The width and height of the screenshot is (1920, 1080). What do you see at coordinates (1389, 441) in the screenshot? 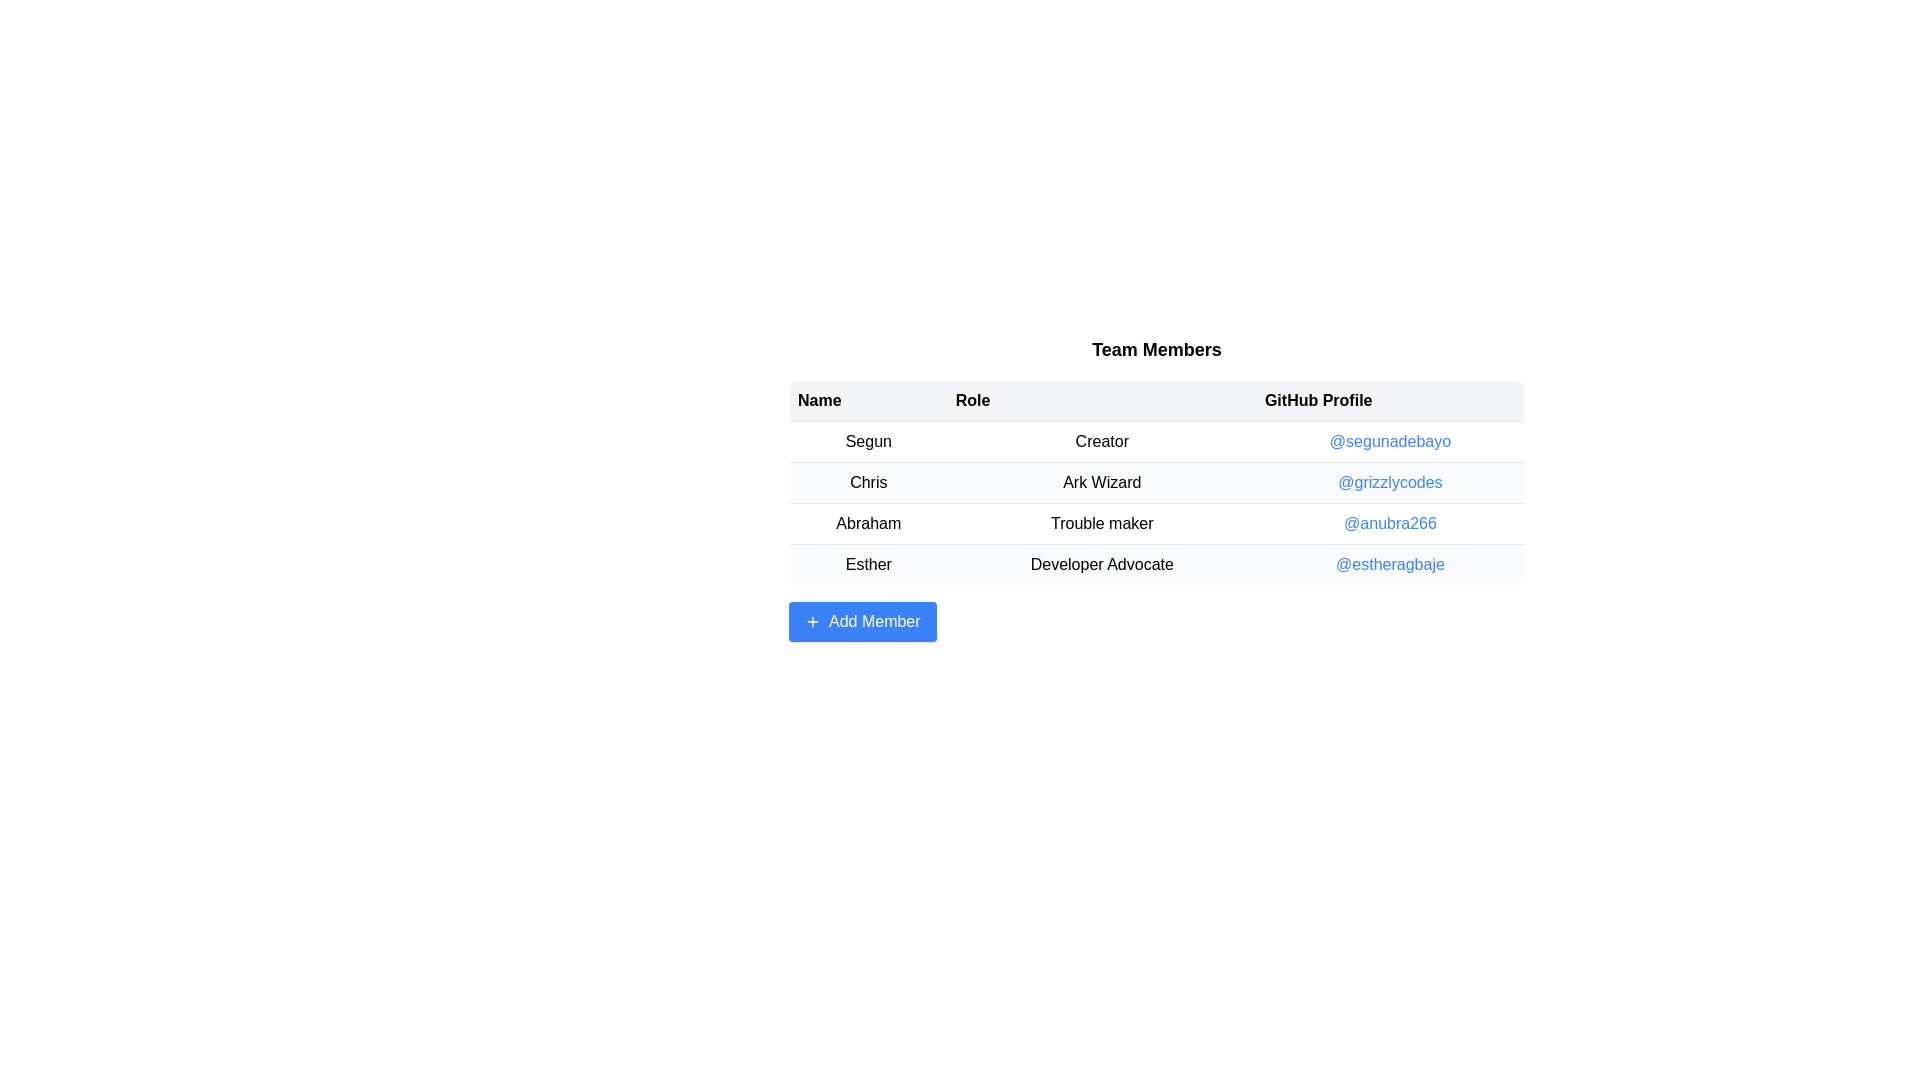
I see `the hyperlink '@segunadebayo' in the 'GitHub Profile' column, which is the third entry and corresponds to the 'Creator' role and 'Segun' name` at bounding box center [1389, 441].